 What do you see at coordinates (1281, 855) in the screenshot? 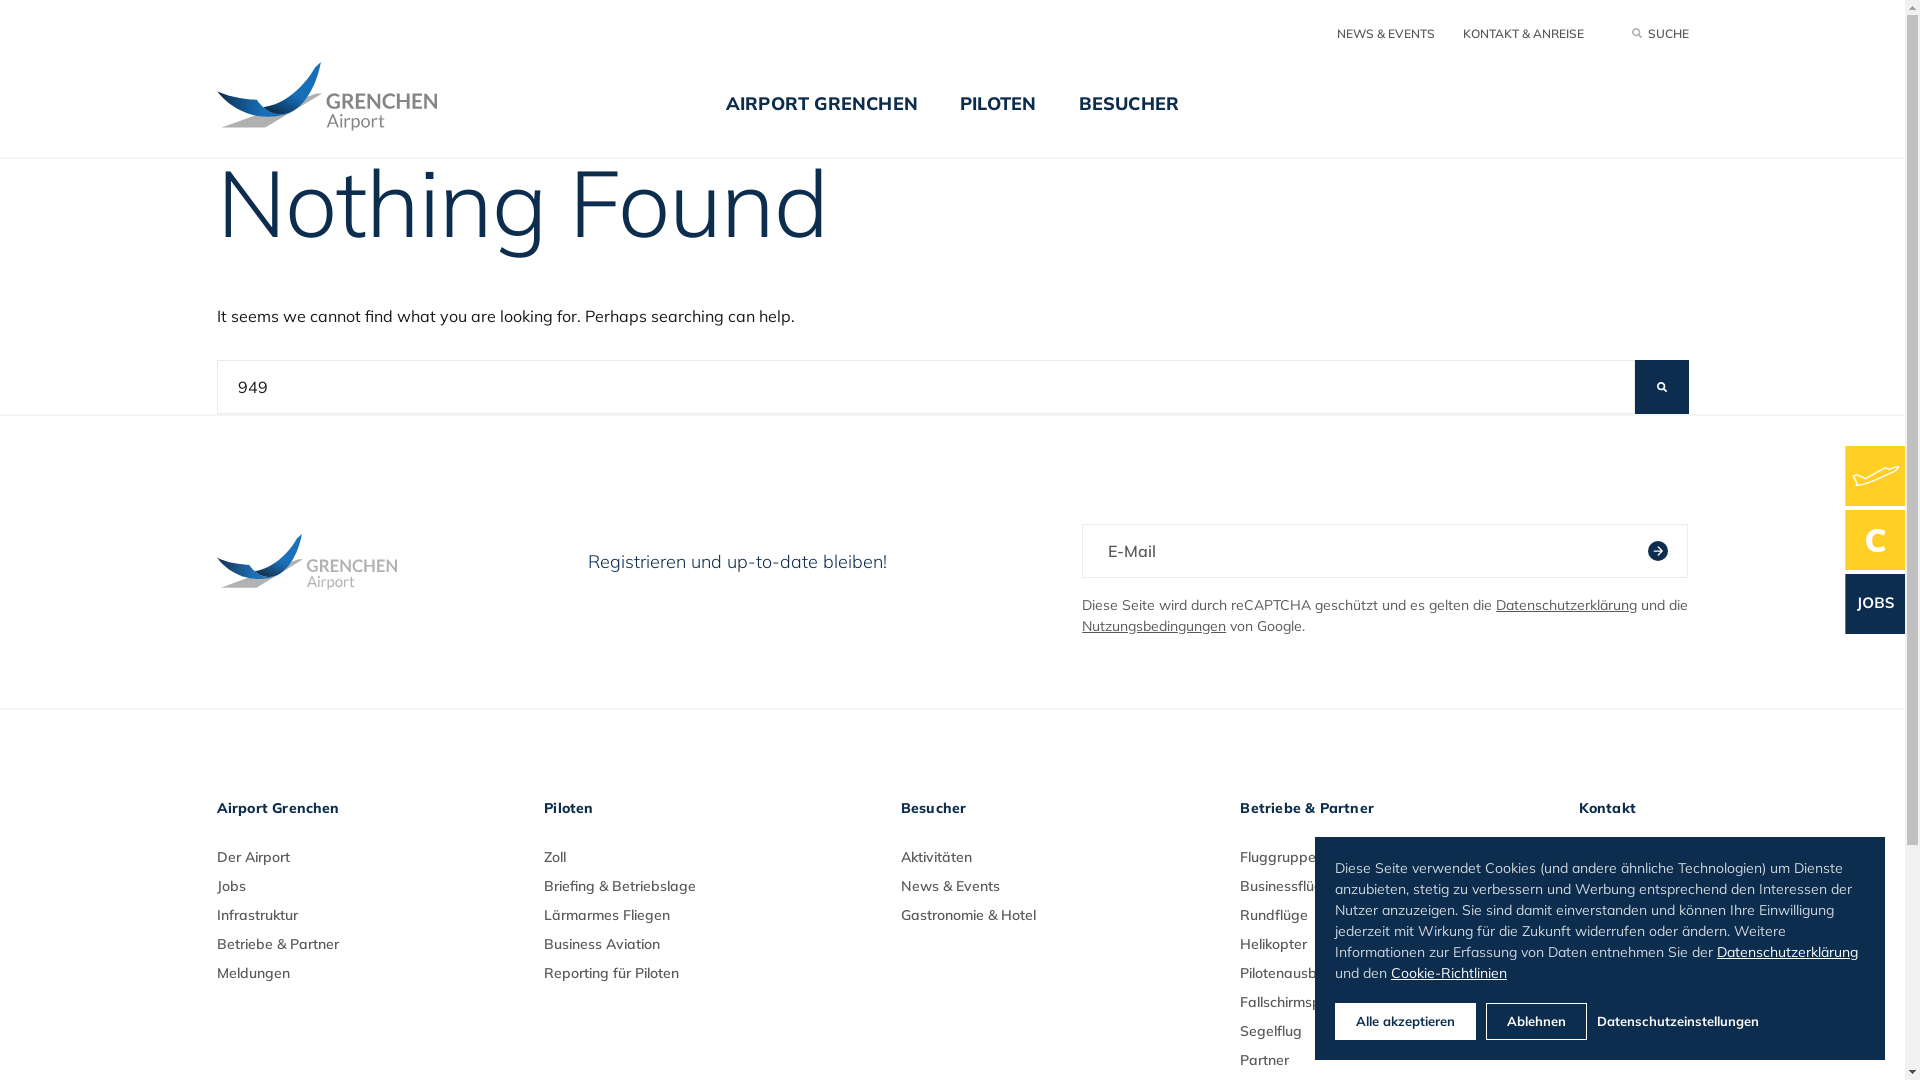
I see `'Fluggruppen'` at bounding box center [1281, 855].